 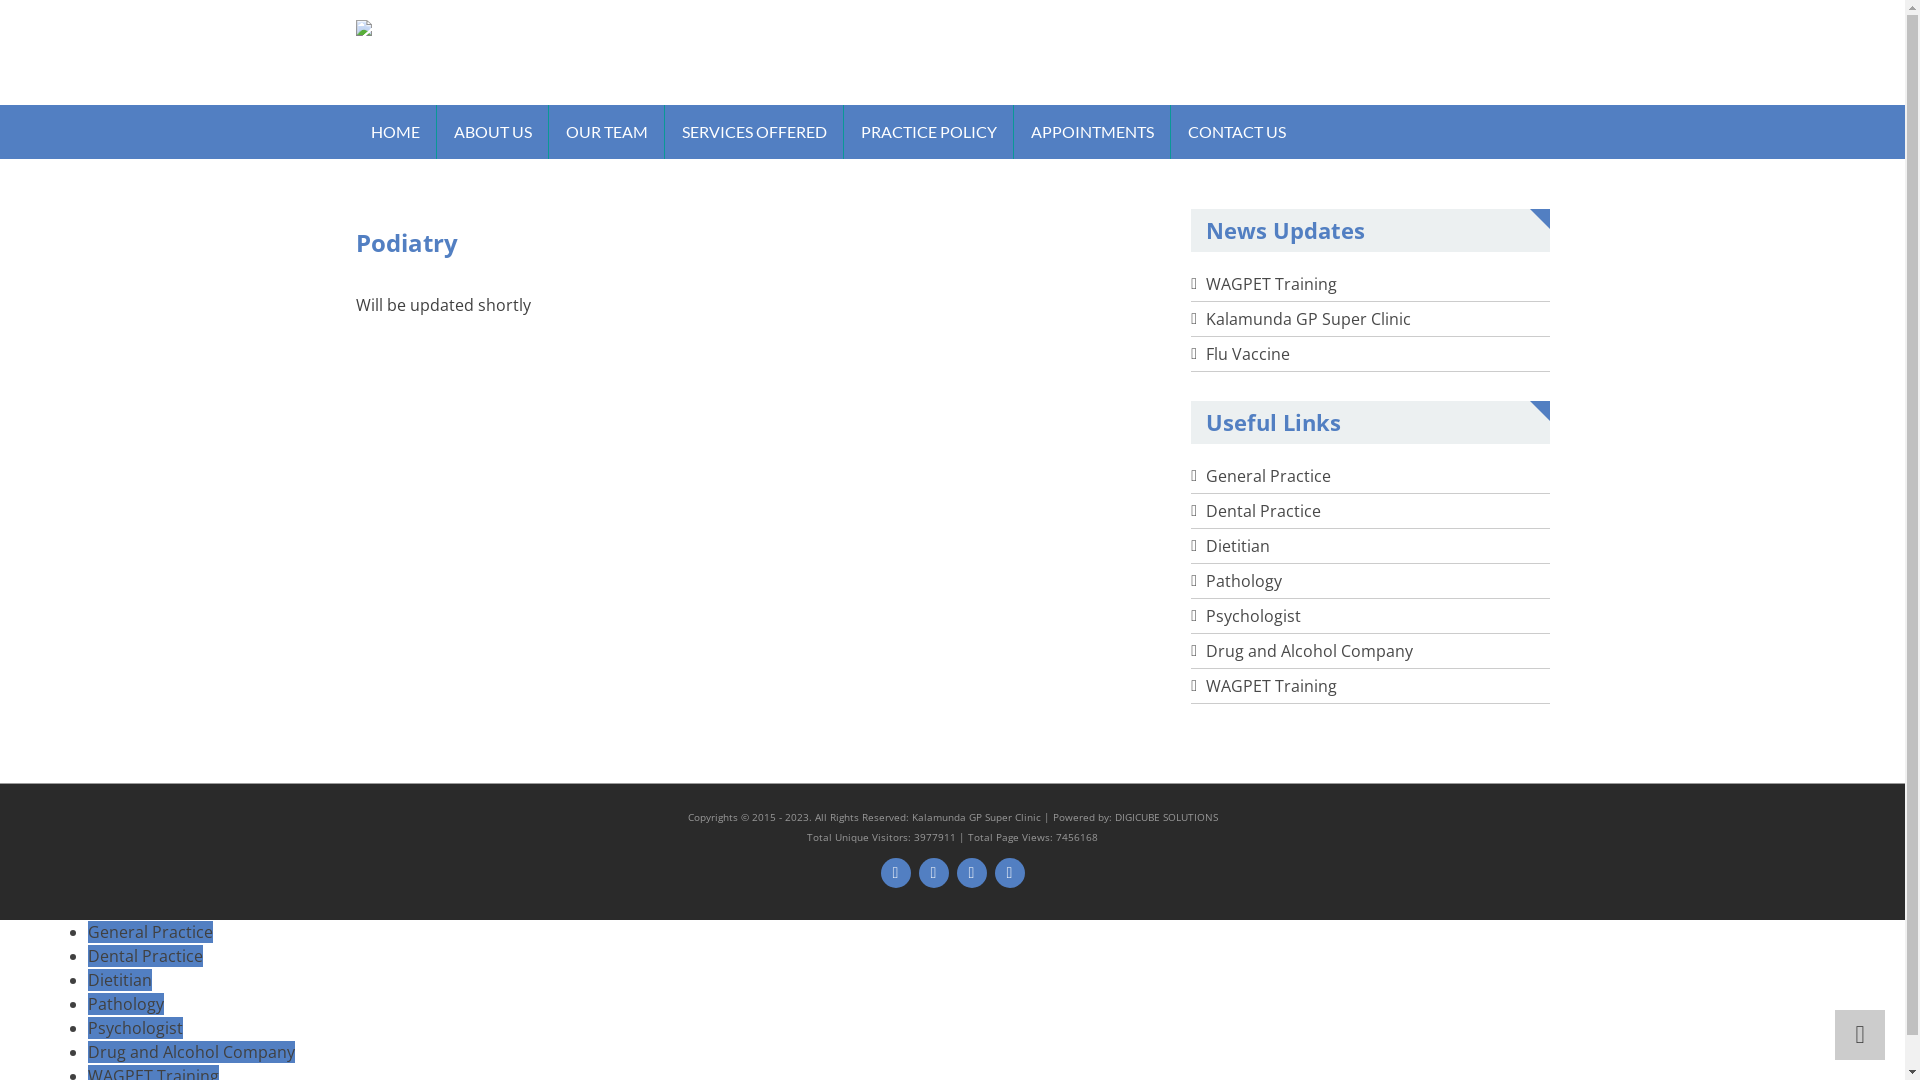 I want to click on 'WAGPET Training', so click(x=1270, y=284).